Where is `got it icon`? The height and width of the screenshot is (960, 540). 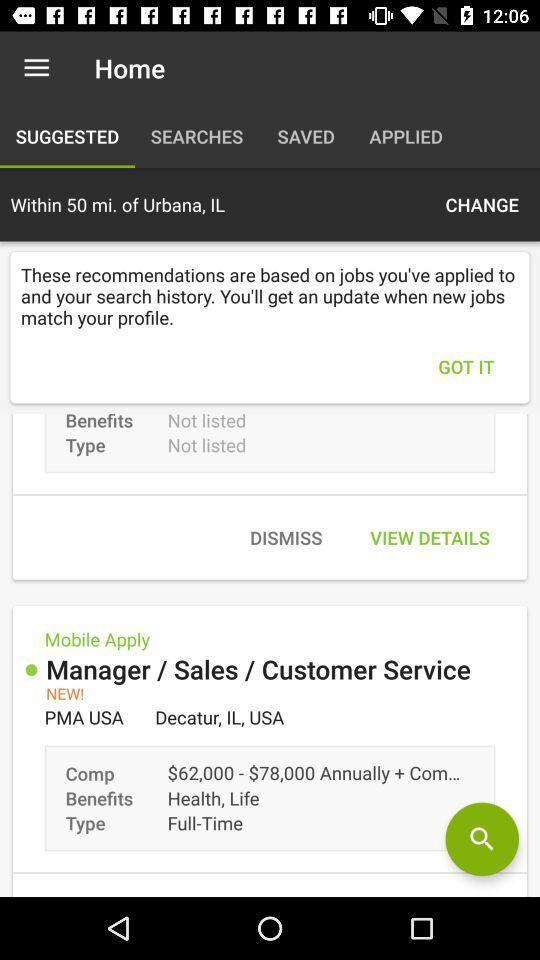 got it icon is located at coordinates (466, 365).